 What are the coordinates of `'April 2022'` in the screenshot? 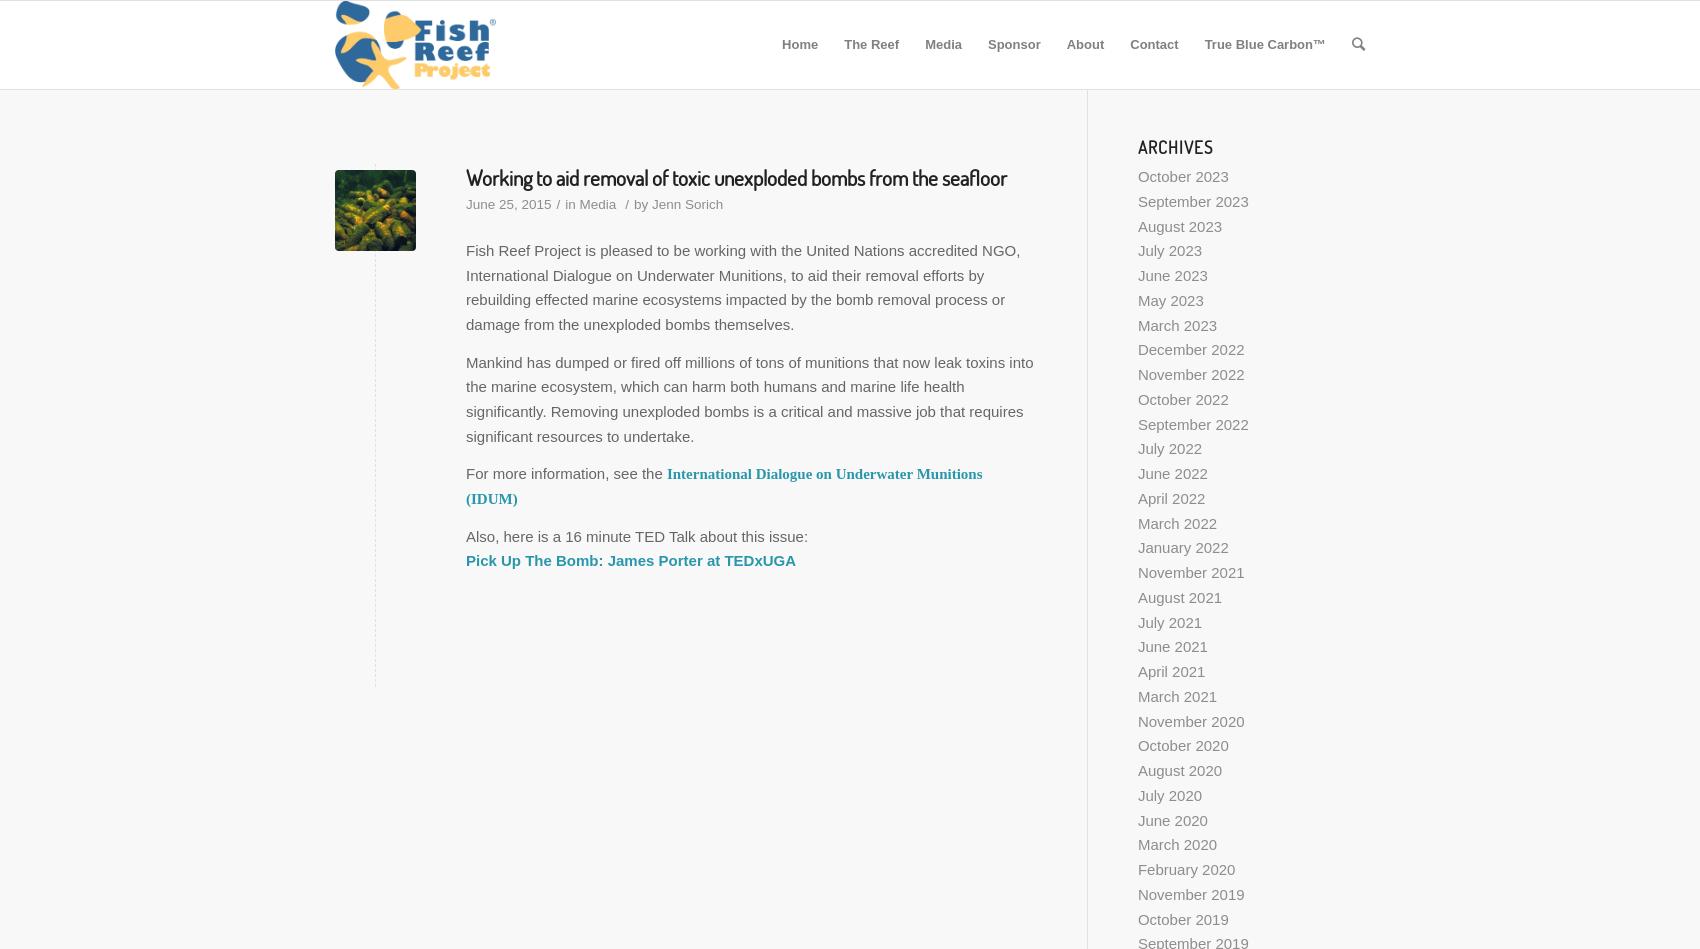 It's located at (1169, 496).